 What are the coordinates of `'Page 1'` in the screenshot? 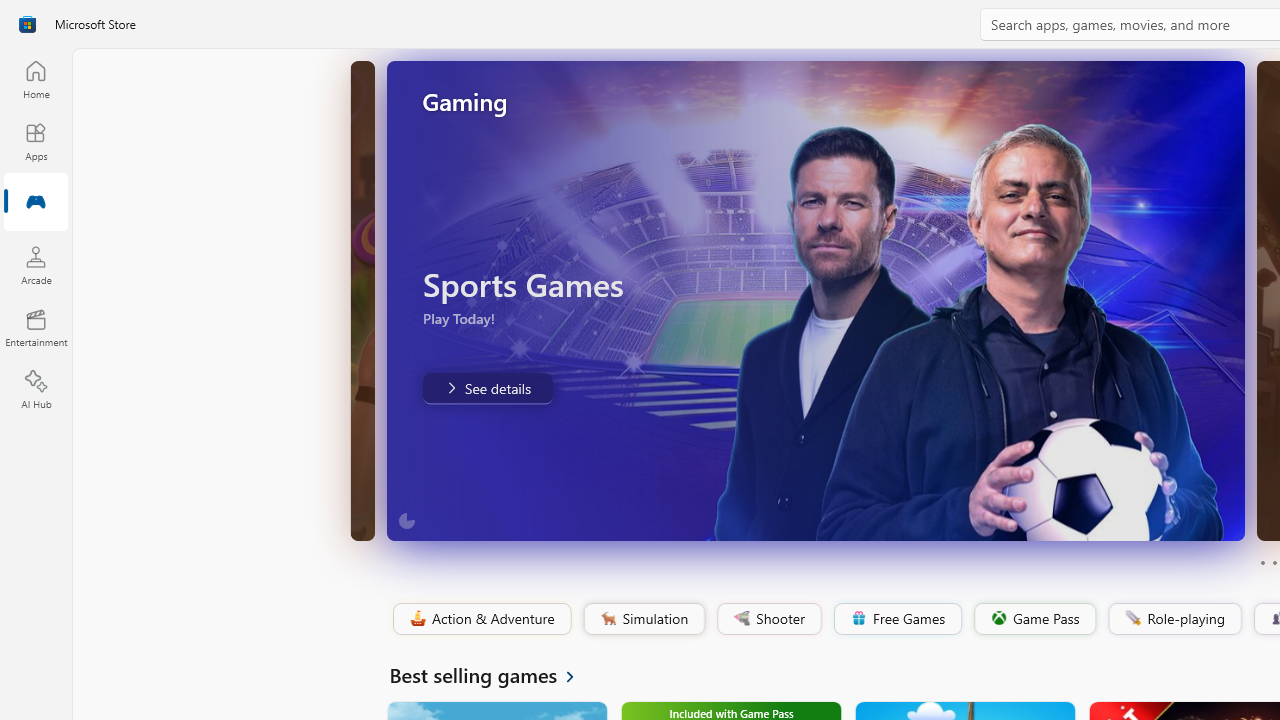 It's located at (1261, 563).